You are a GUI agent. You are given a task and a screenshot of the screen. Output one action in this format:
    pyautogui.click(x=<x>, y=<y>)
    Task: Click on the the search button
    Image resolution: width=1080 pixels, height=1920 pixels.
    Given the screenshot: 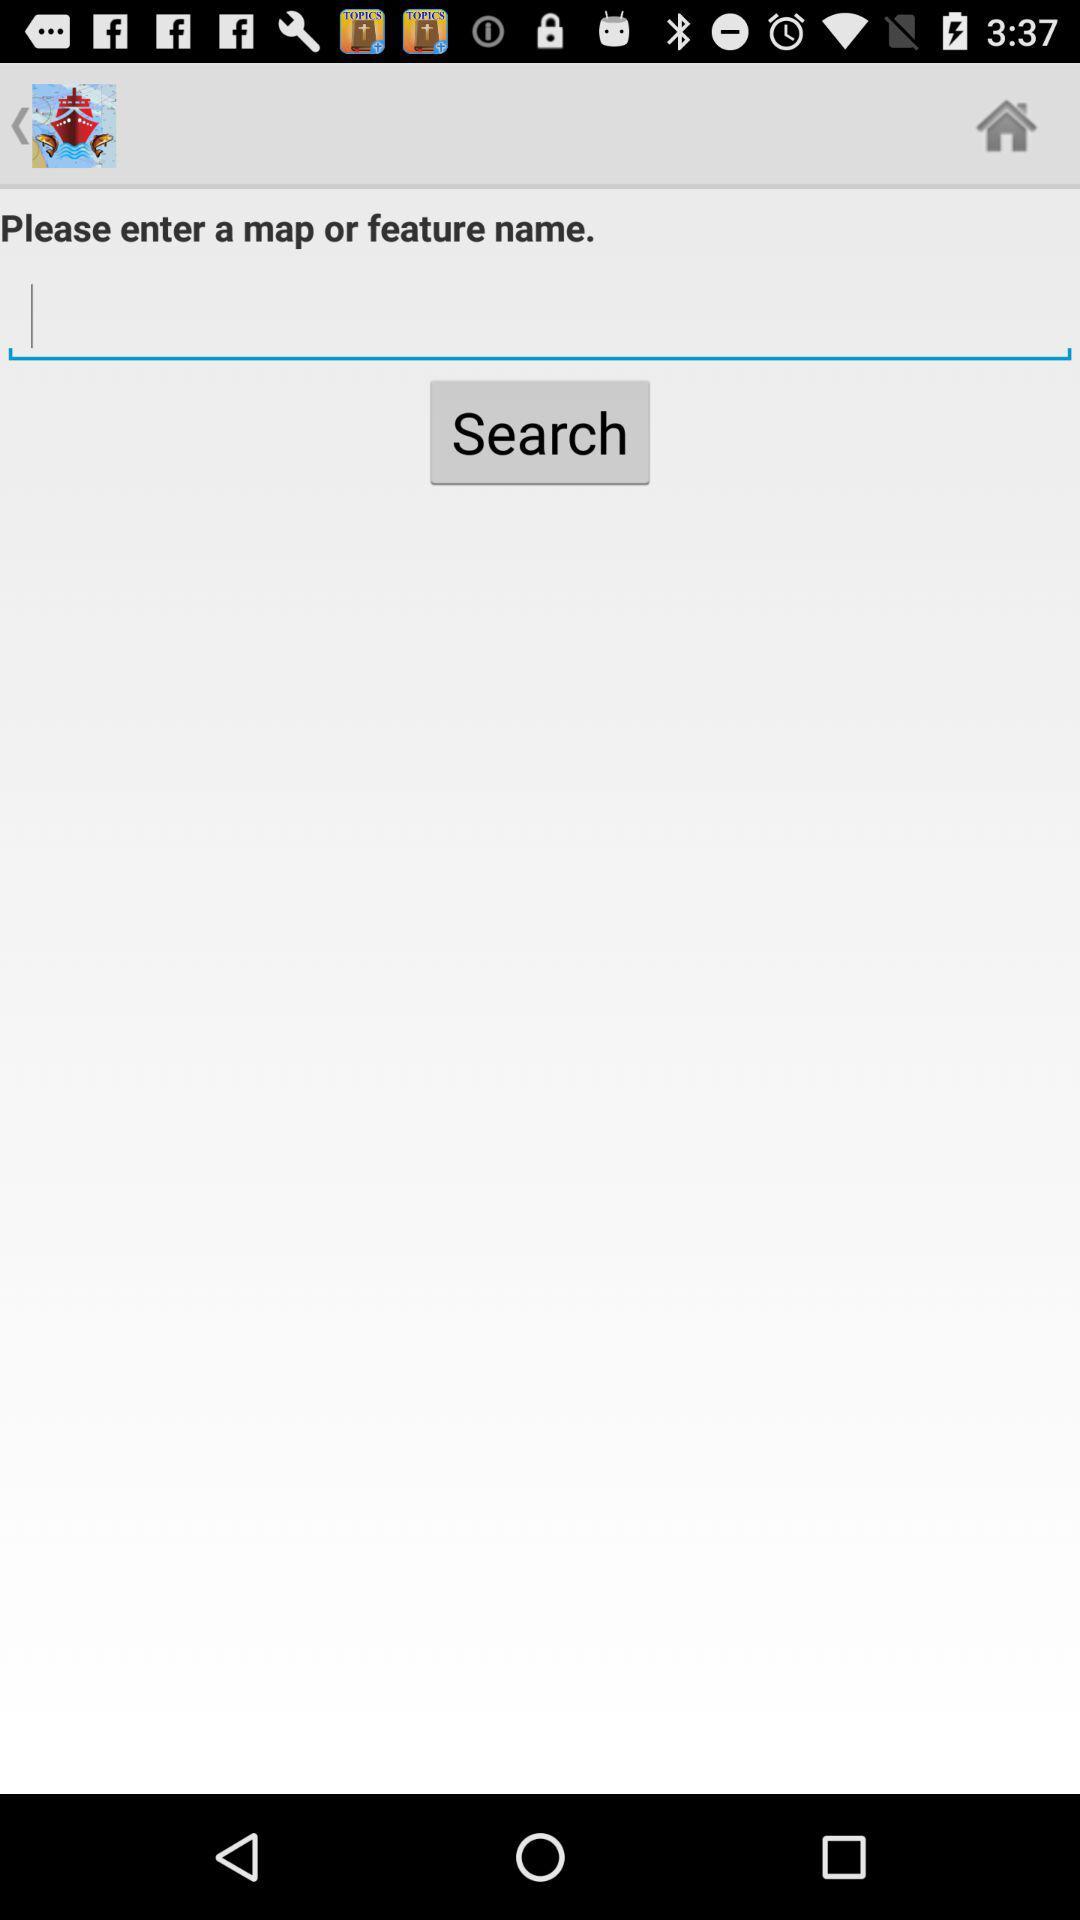 What is the action you would take?
    pyautogui.click(x=540, y=431)
    